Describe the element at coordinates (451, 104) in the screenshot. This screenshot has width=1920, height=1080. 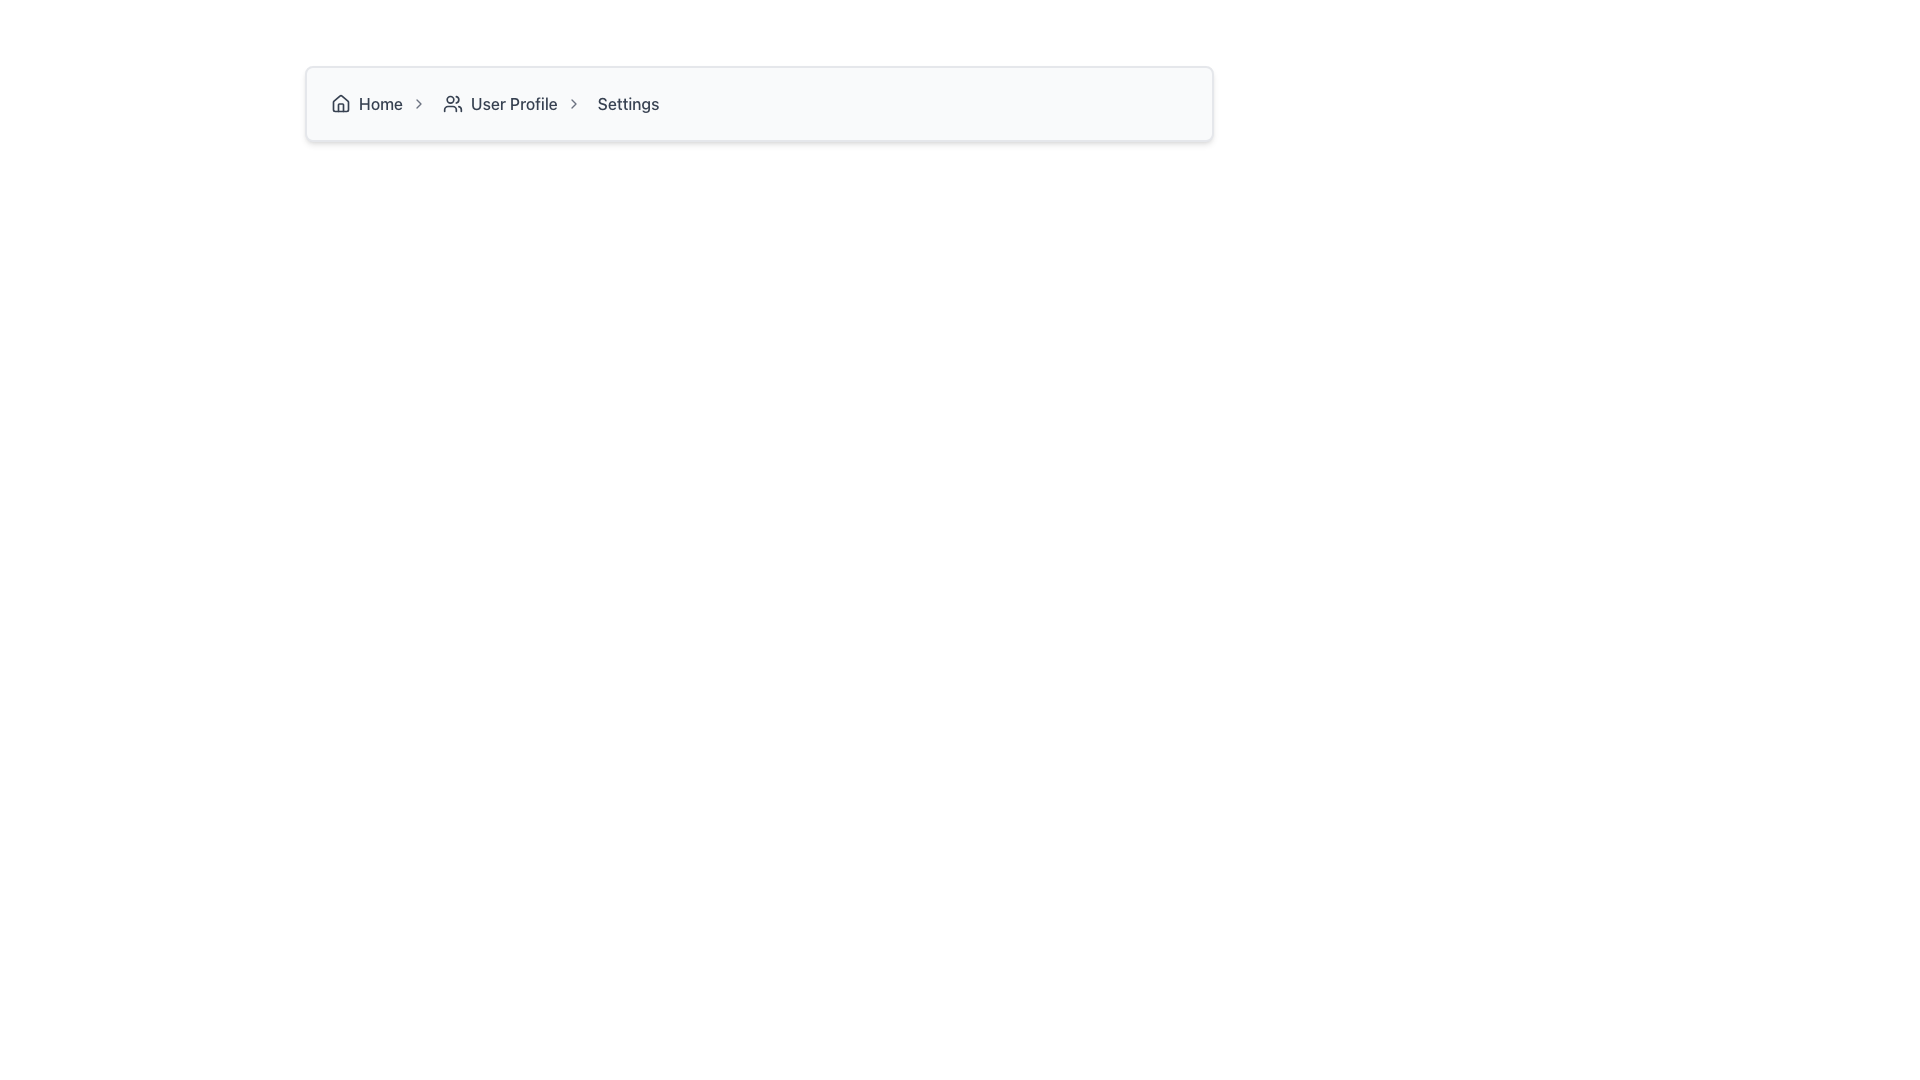
I see `the 'User Profile' icon (non-interactive) in the breadcrumb navigation bar` at that location.